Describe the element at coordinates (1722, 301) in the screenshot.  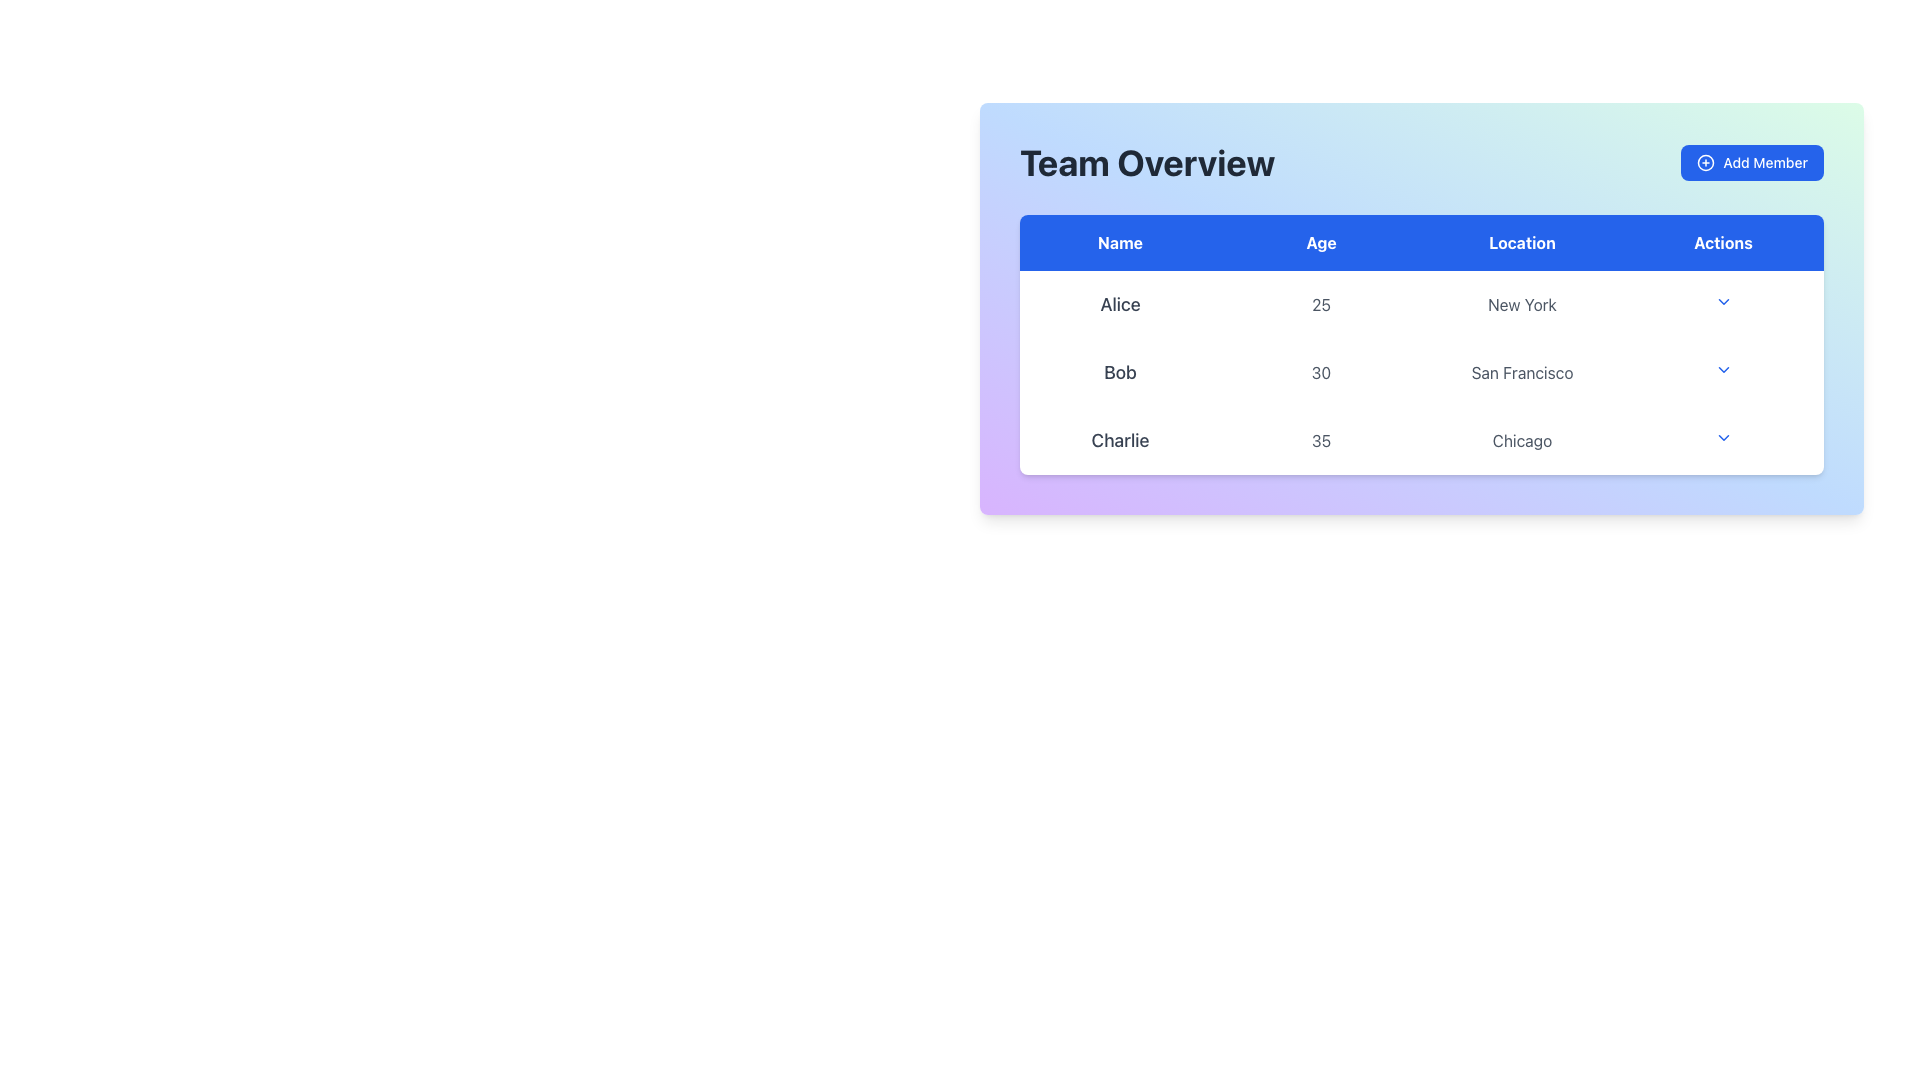
I see `the button in the 'Actions' column of the table for the 'New York' row` at that location.